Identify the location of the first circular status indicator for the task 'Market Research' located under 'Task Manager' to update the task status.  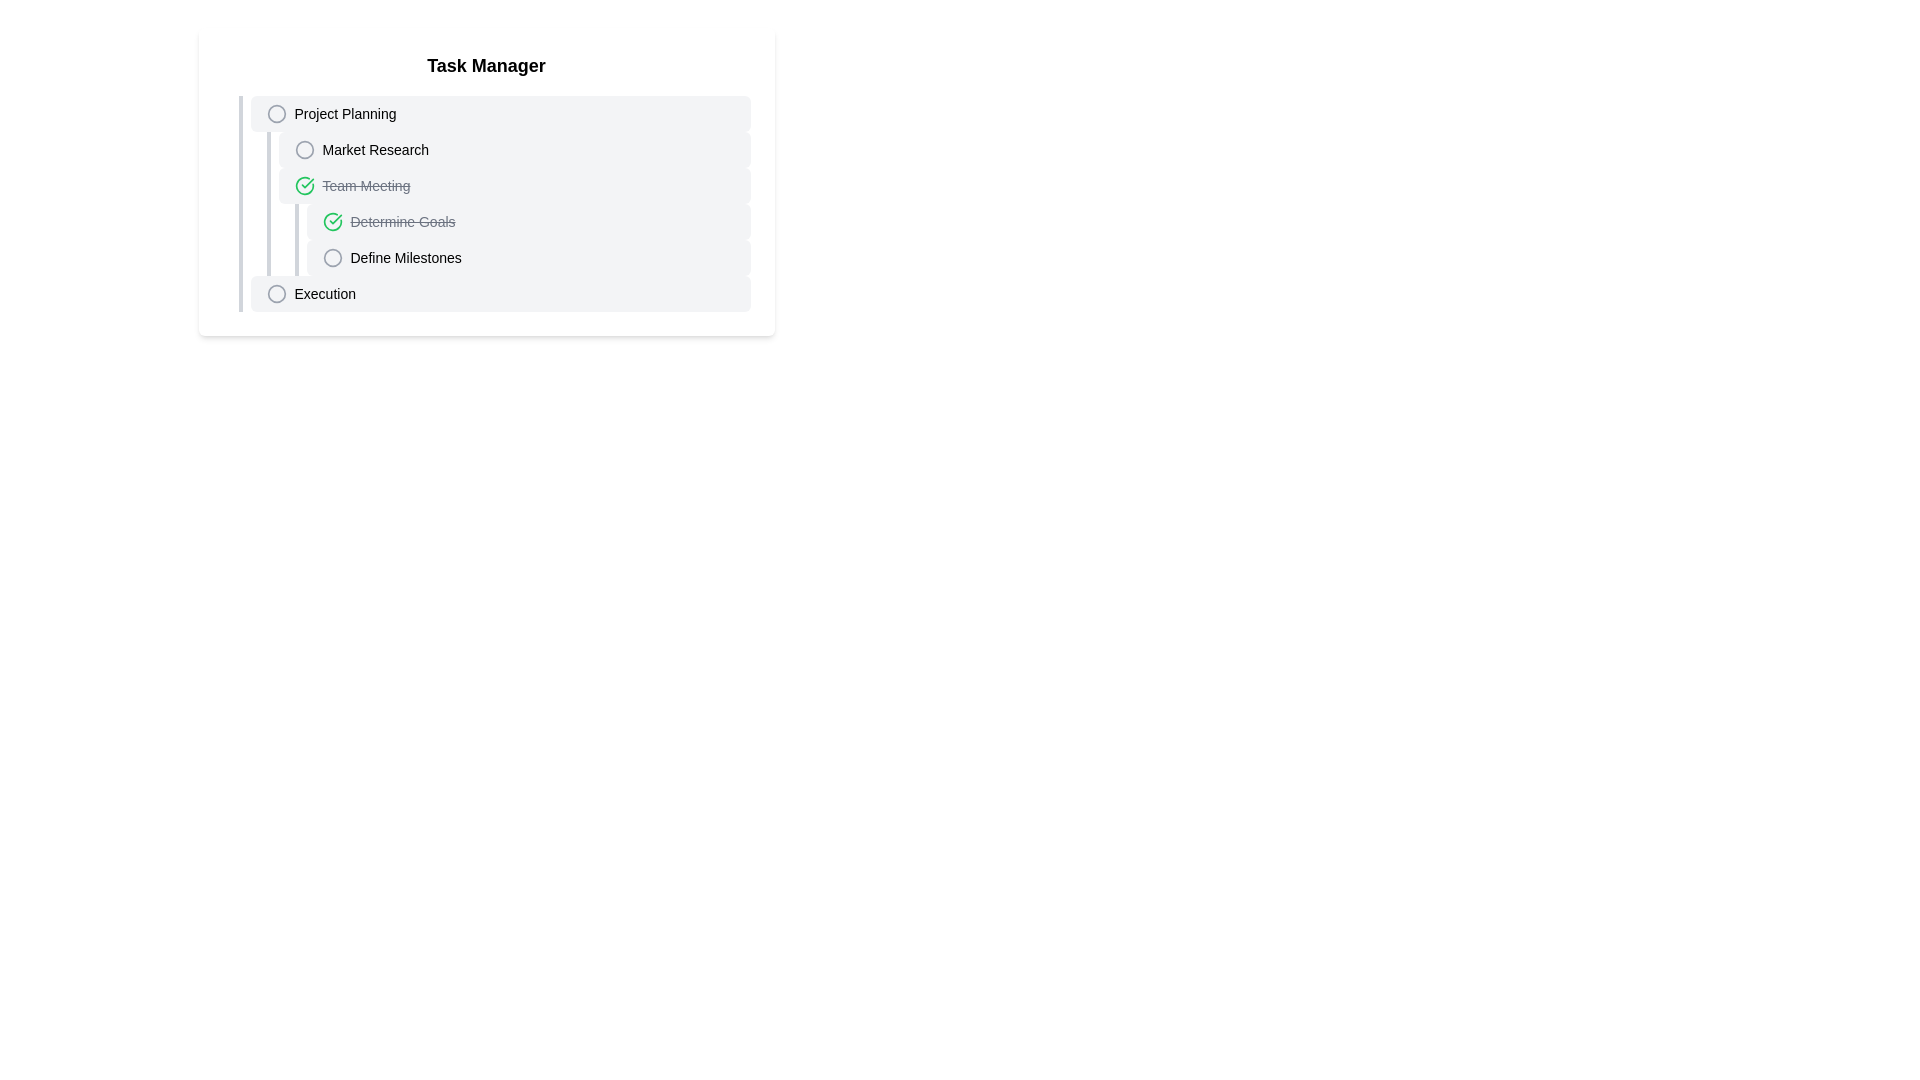
(303, 149).